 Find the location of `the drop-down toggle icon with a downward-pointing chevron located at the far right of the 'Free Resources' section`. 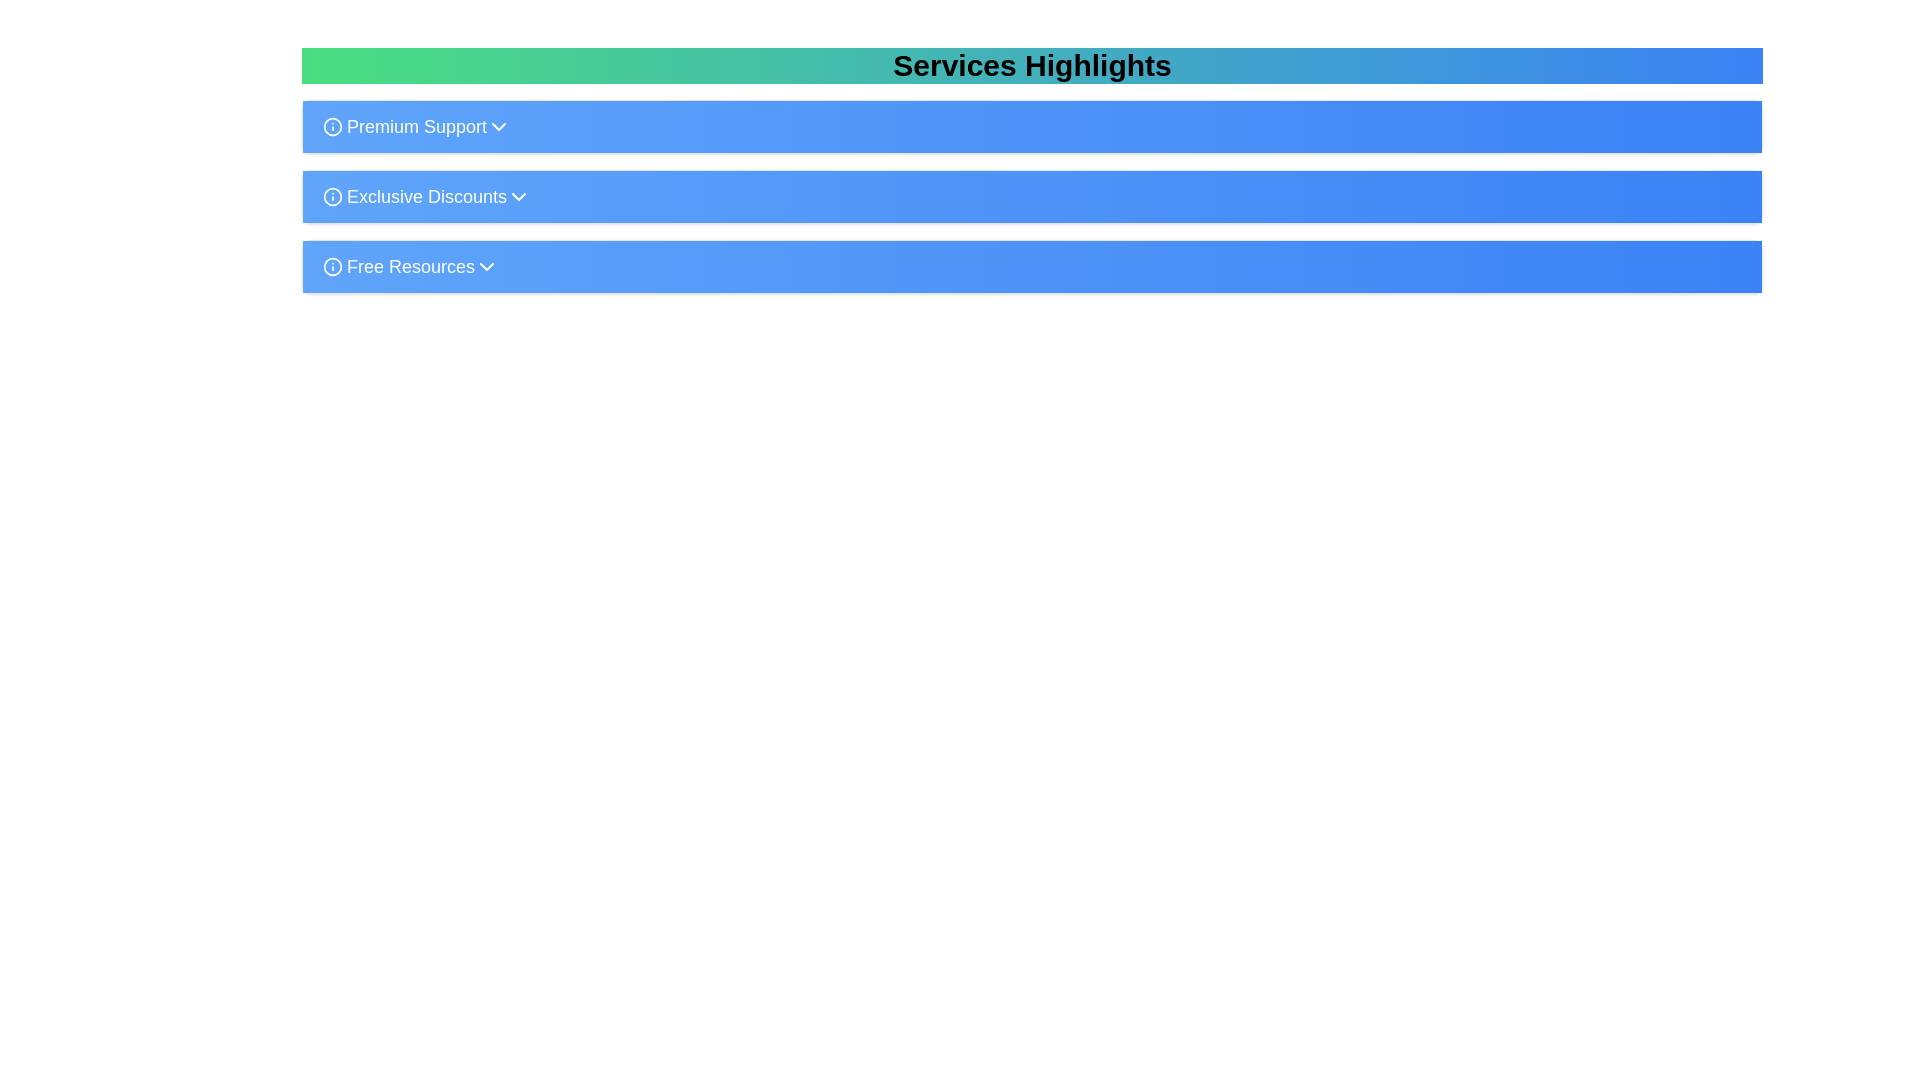

the drop-down toggle icon with a downward-pointing chevron located at the far right of the 'Free Resources' section is located at coordinates (487, 265).